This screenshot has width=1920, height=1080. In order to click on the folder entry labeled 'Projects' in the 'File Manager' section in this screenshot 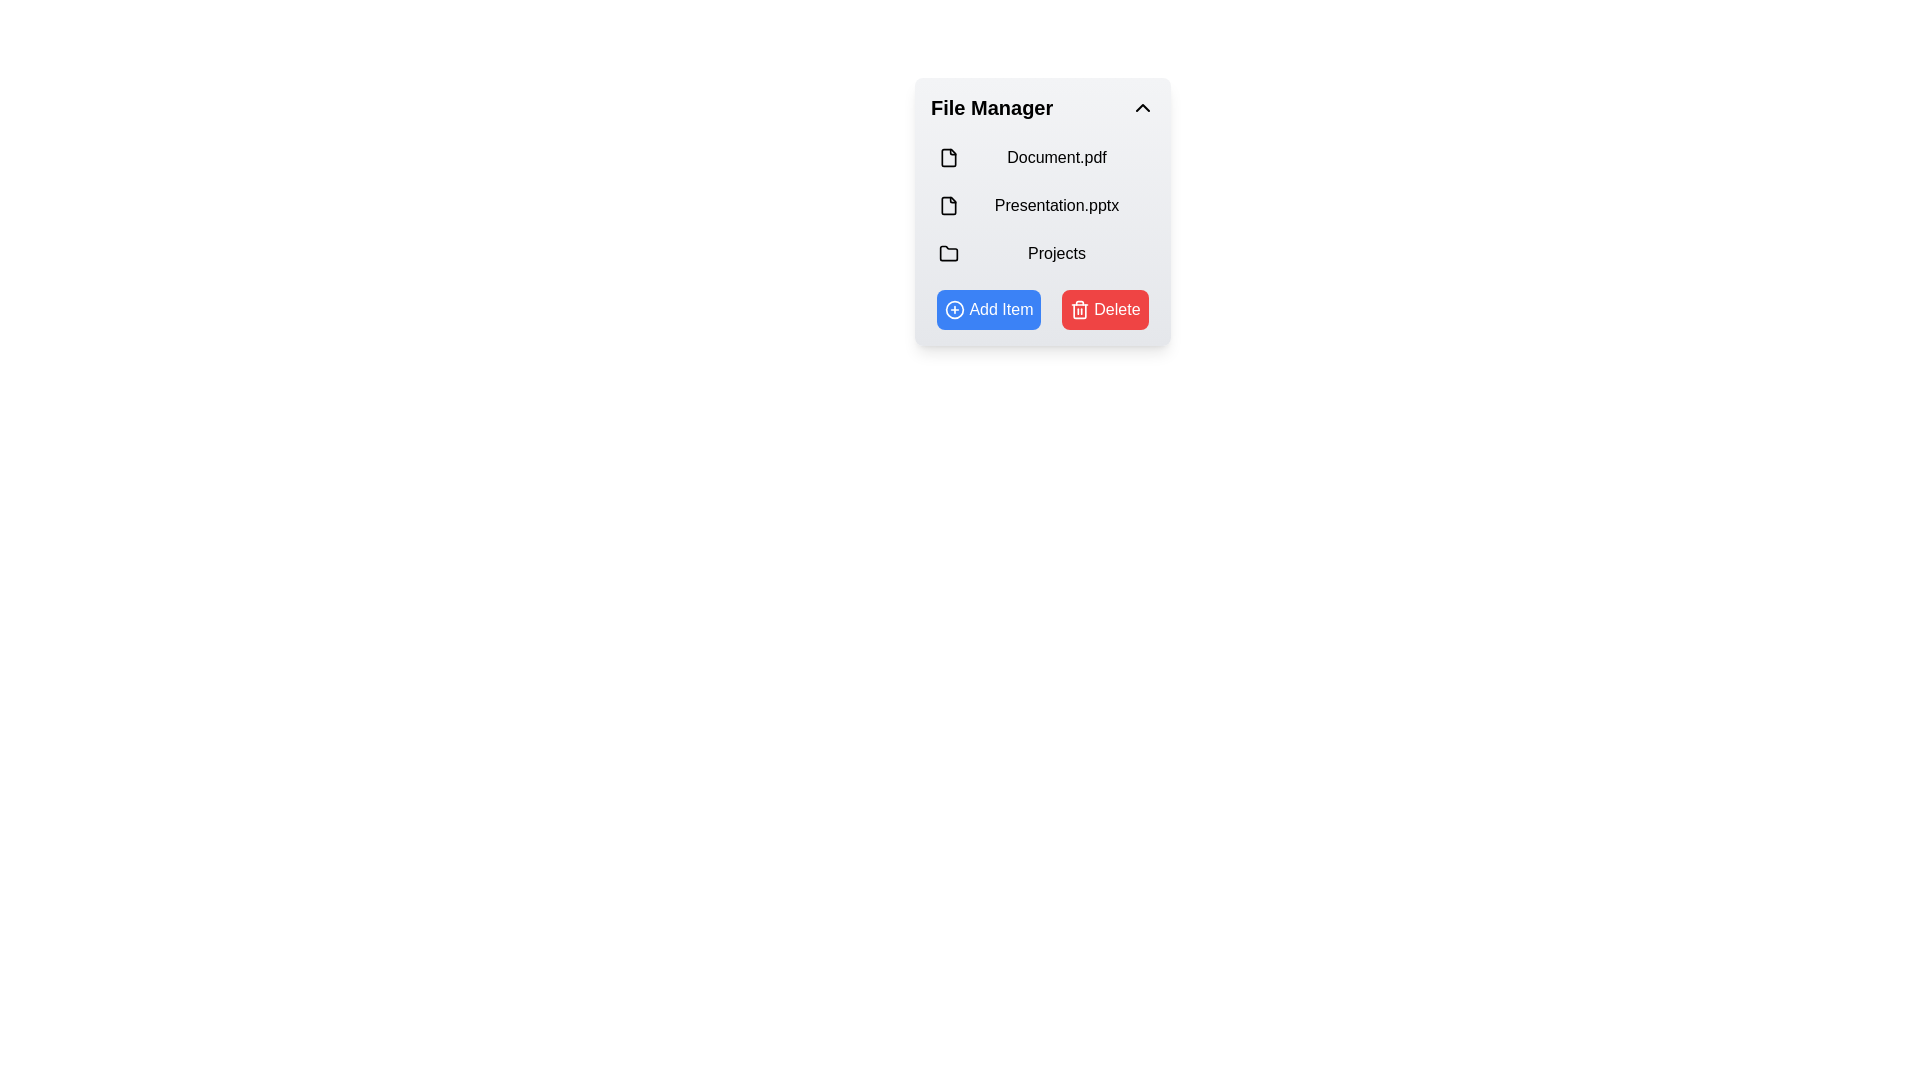, I will do `click(1041, 253)`.